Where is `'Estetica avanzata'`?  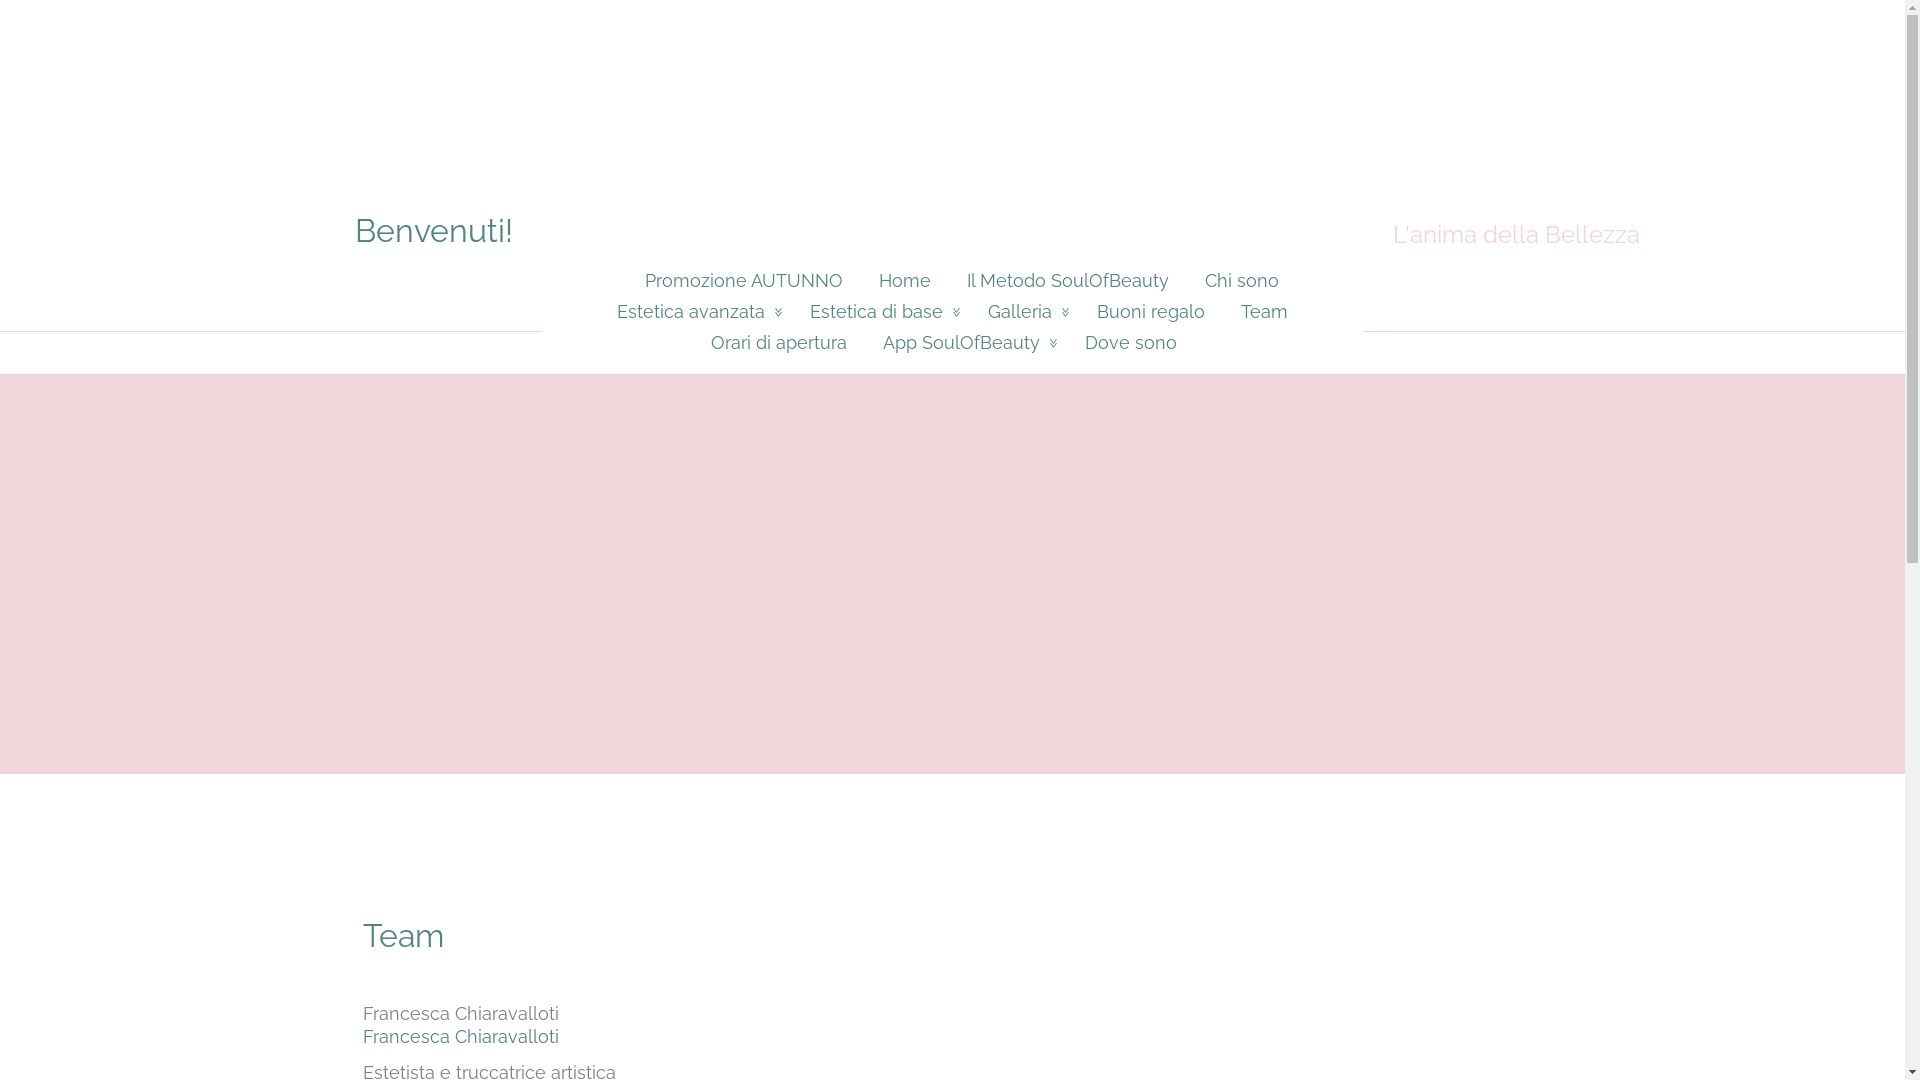 'Estetica avanzata' is located at coordinates (695, 311).